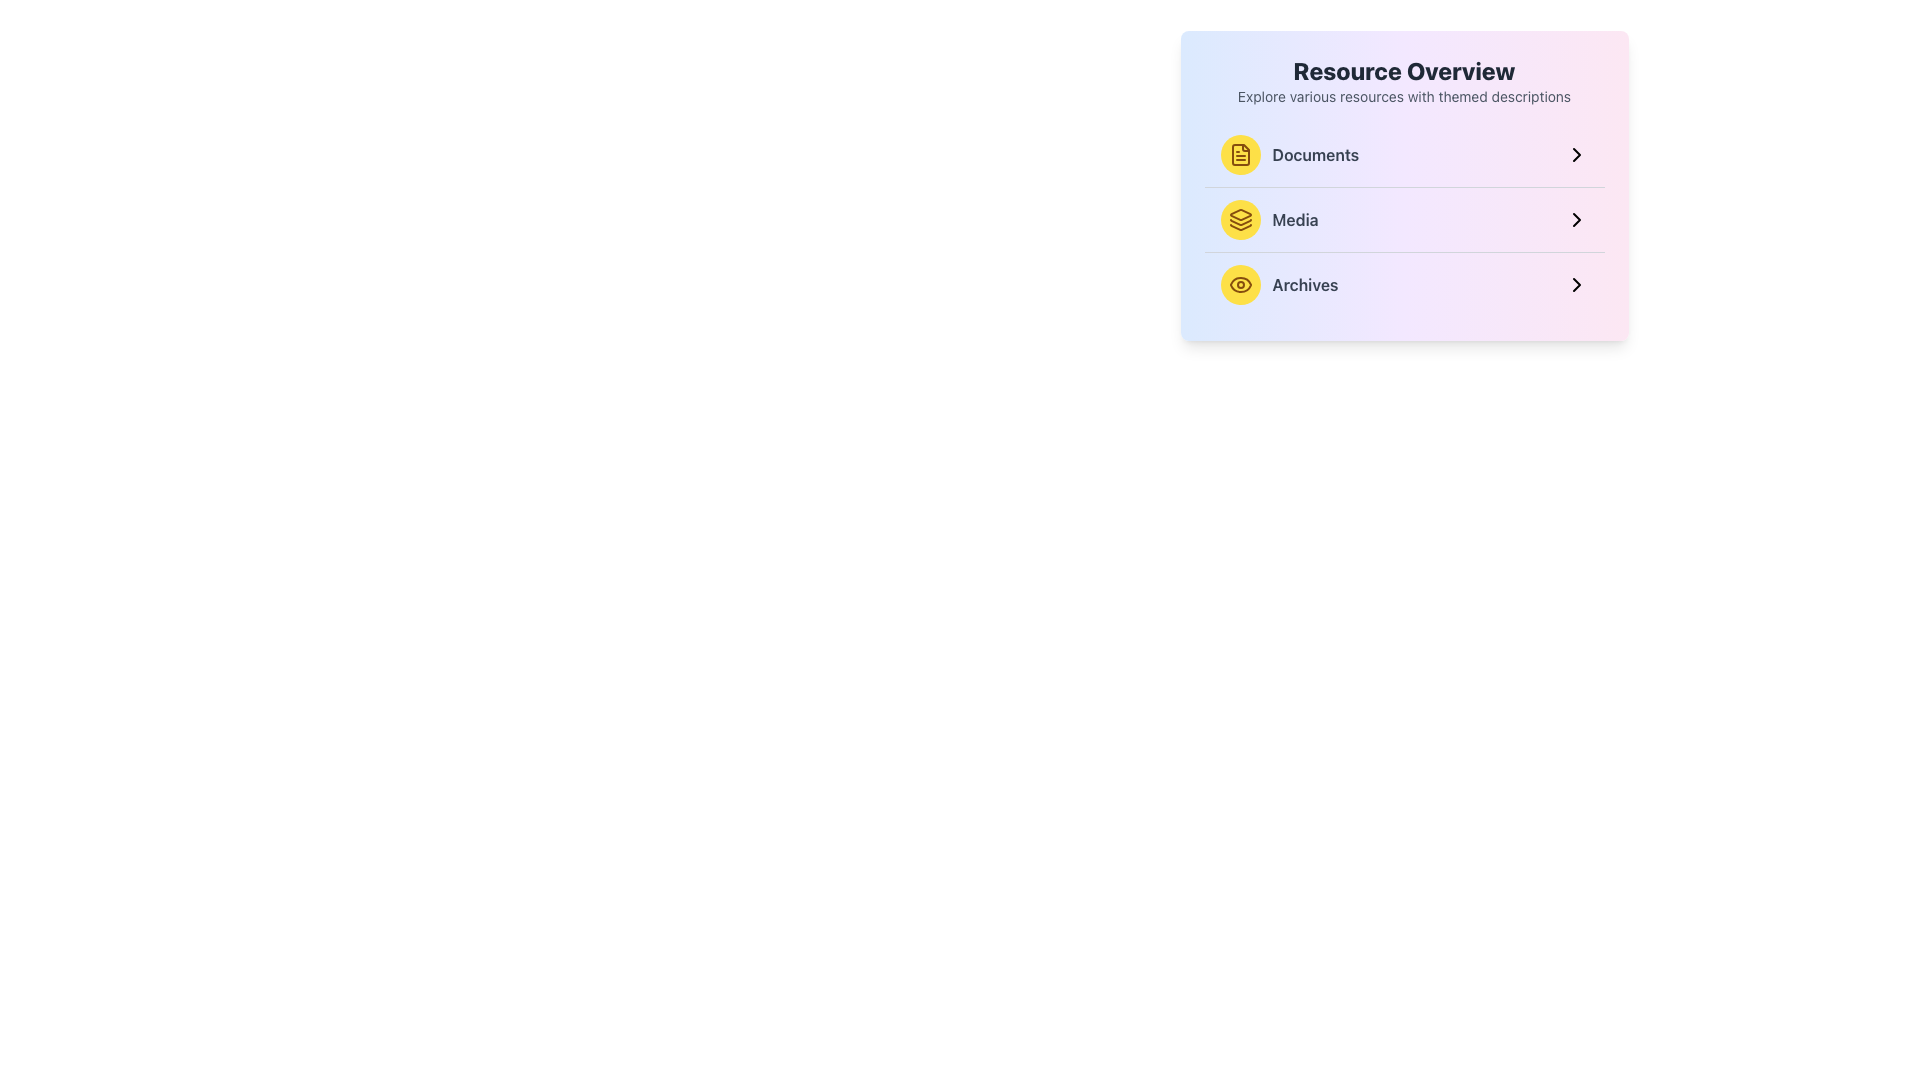 The height and width of the screenshot is (1080, 1920). Describe the element at coordinates (1278, 285) in the screenshot. I see `the 'Archives' list item in the 'Resource Overview' section` at that location.